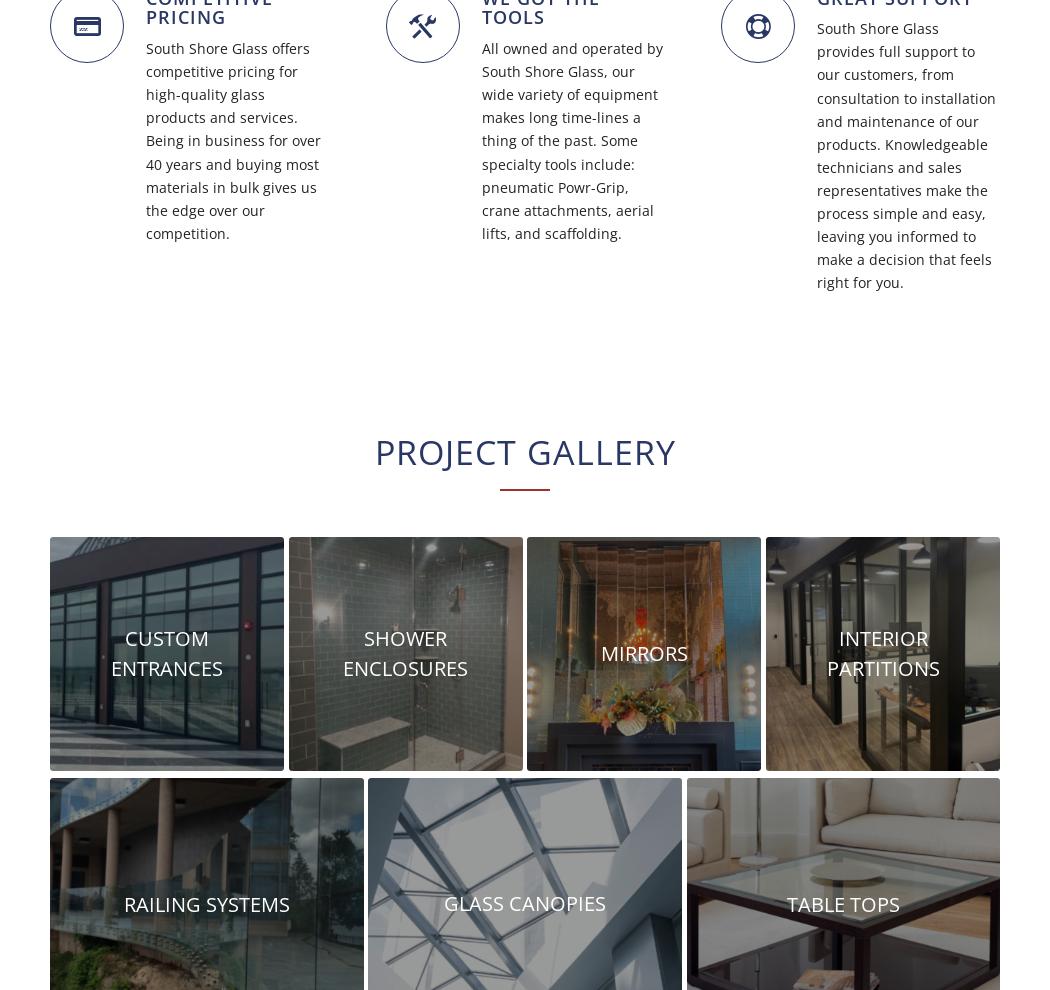 Image resolution: width=1050 pixels, height=990 pixels. I want to click on 'CUSTOM ENTRANCES', so click(166, 652).